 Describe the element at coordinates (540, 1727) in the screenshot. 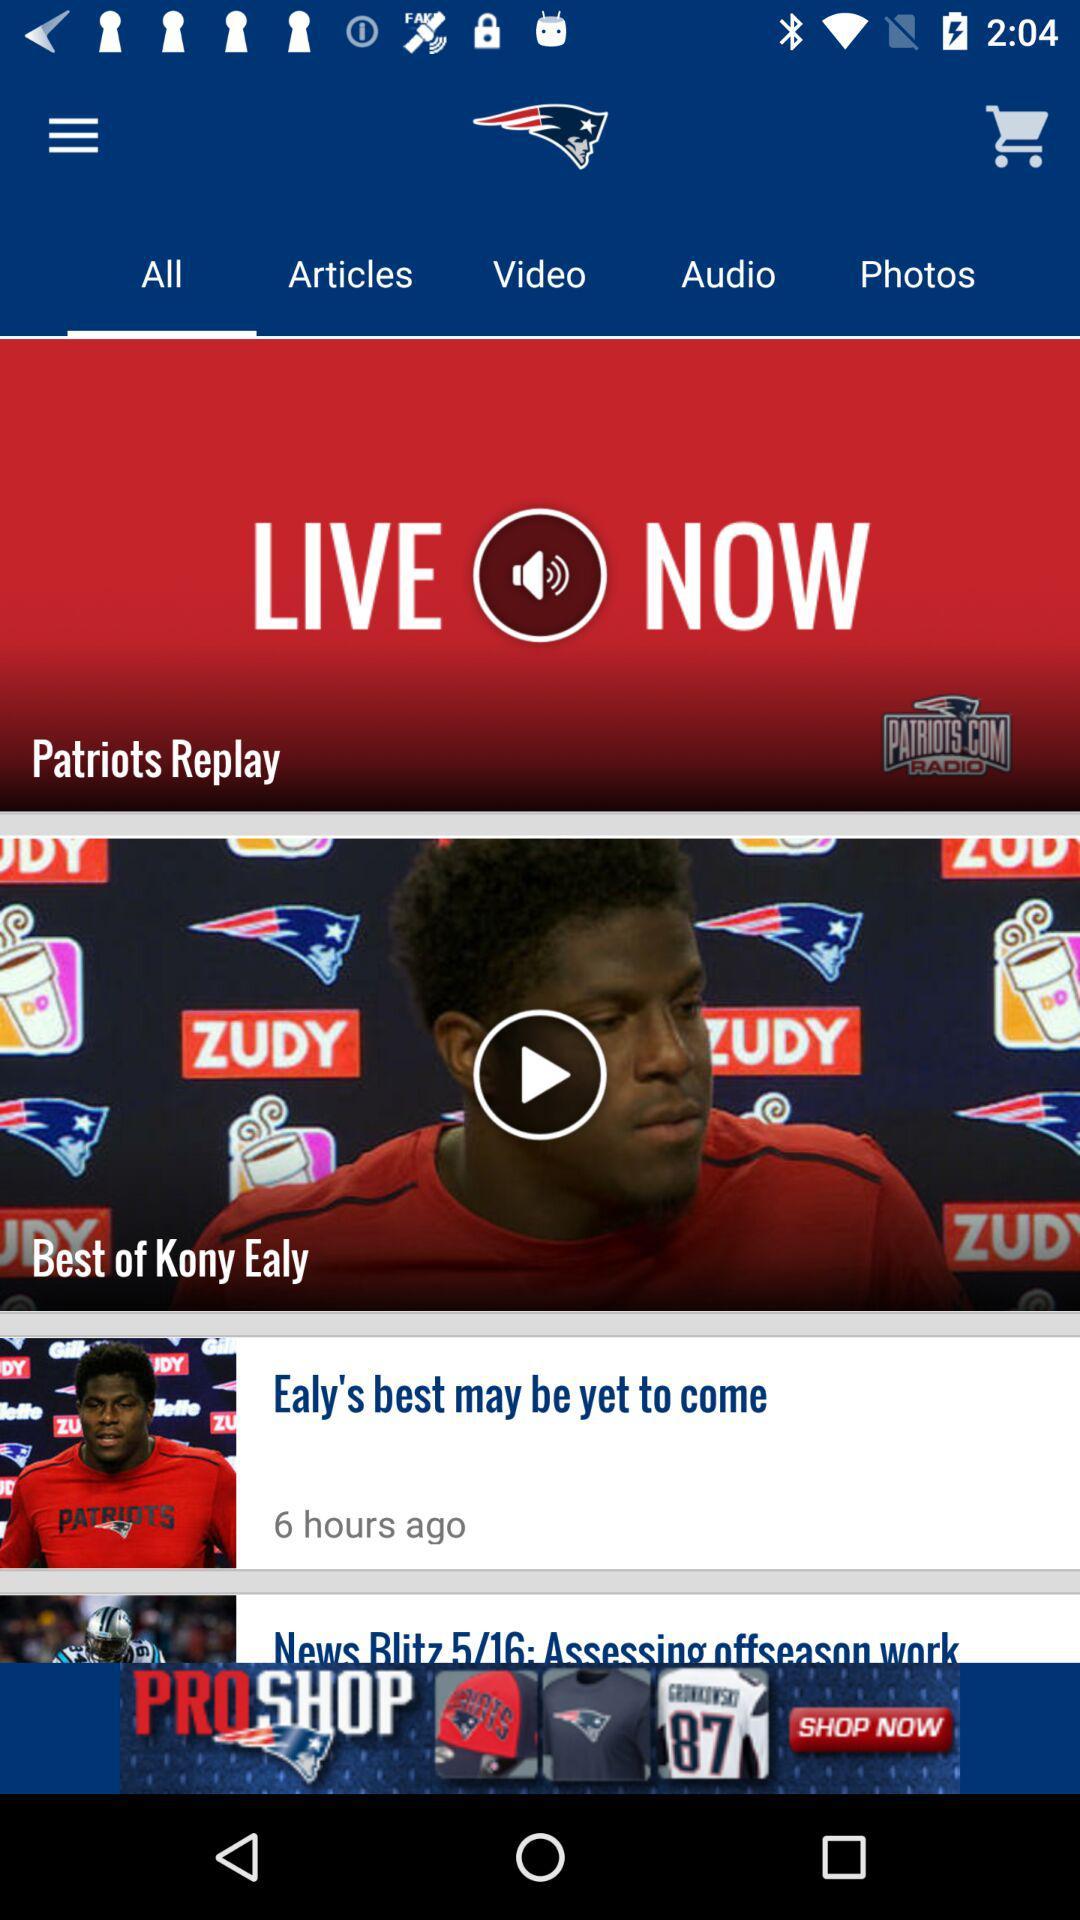

I see `clik the add` at that location.